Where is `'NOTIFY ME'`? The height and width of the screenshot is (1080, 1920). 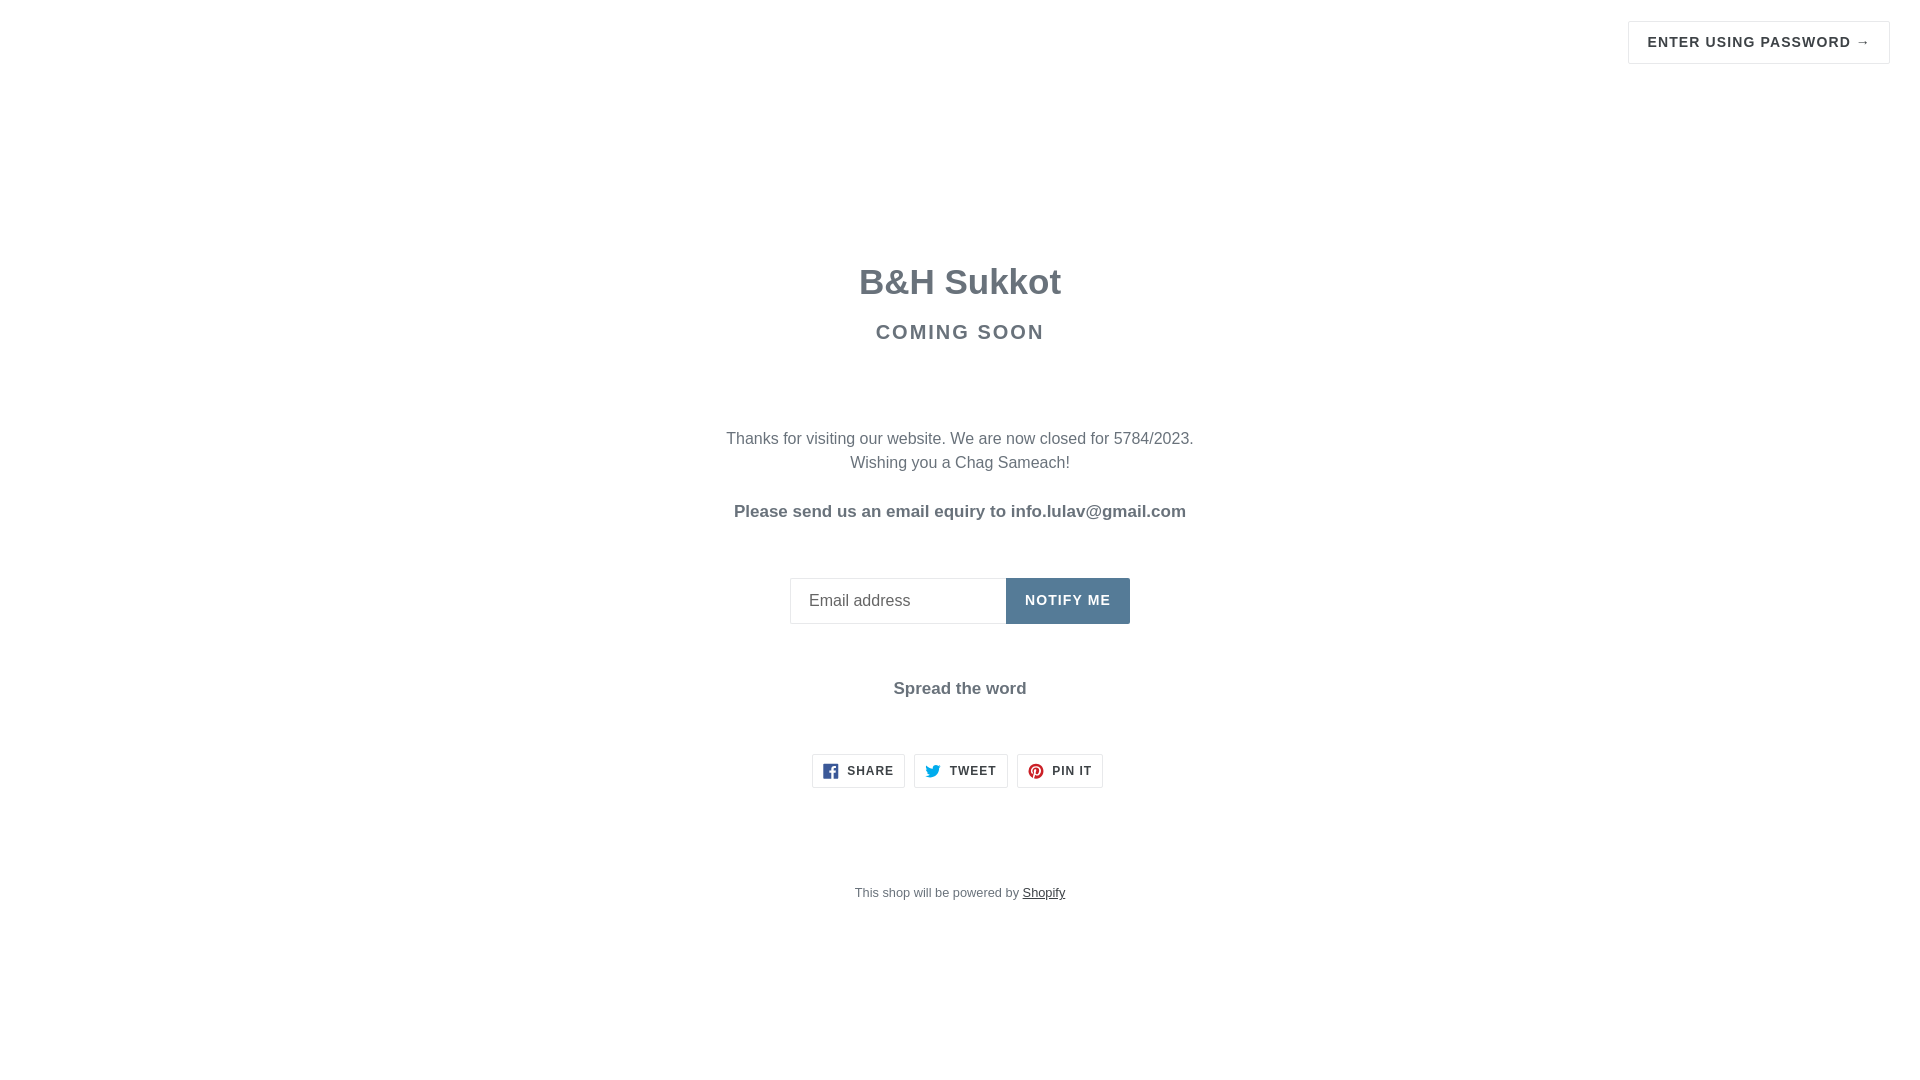
'NOTIFY ME' is located at coordinates (1006, 600).